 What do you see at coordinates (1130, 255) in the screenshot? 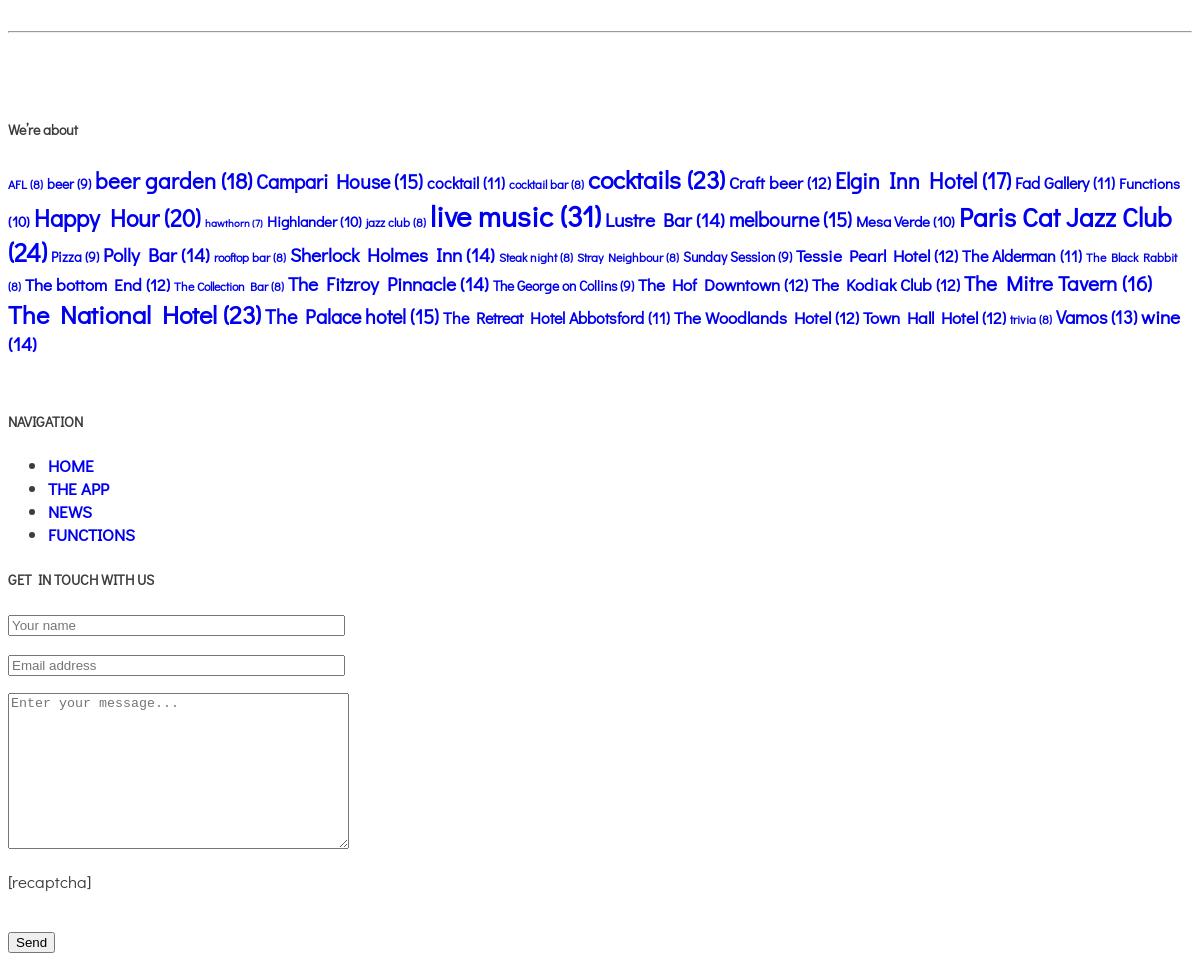
I see `'The Black Rabbit'` at bounding box center [1130, 255].